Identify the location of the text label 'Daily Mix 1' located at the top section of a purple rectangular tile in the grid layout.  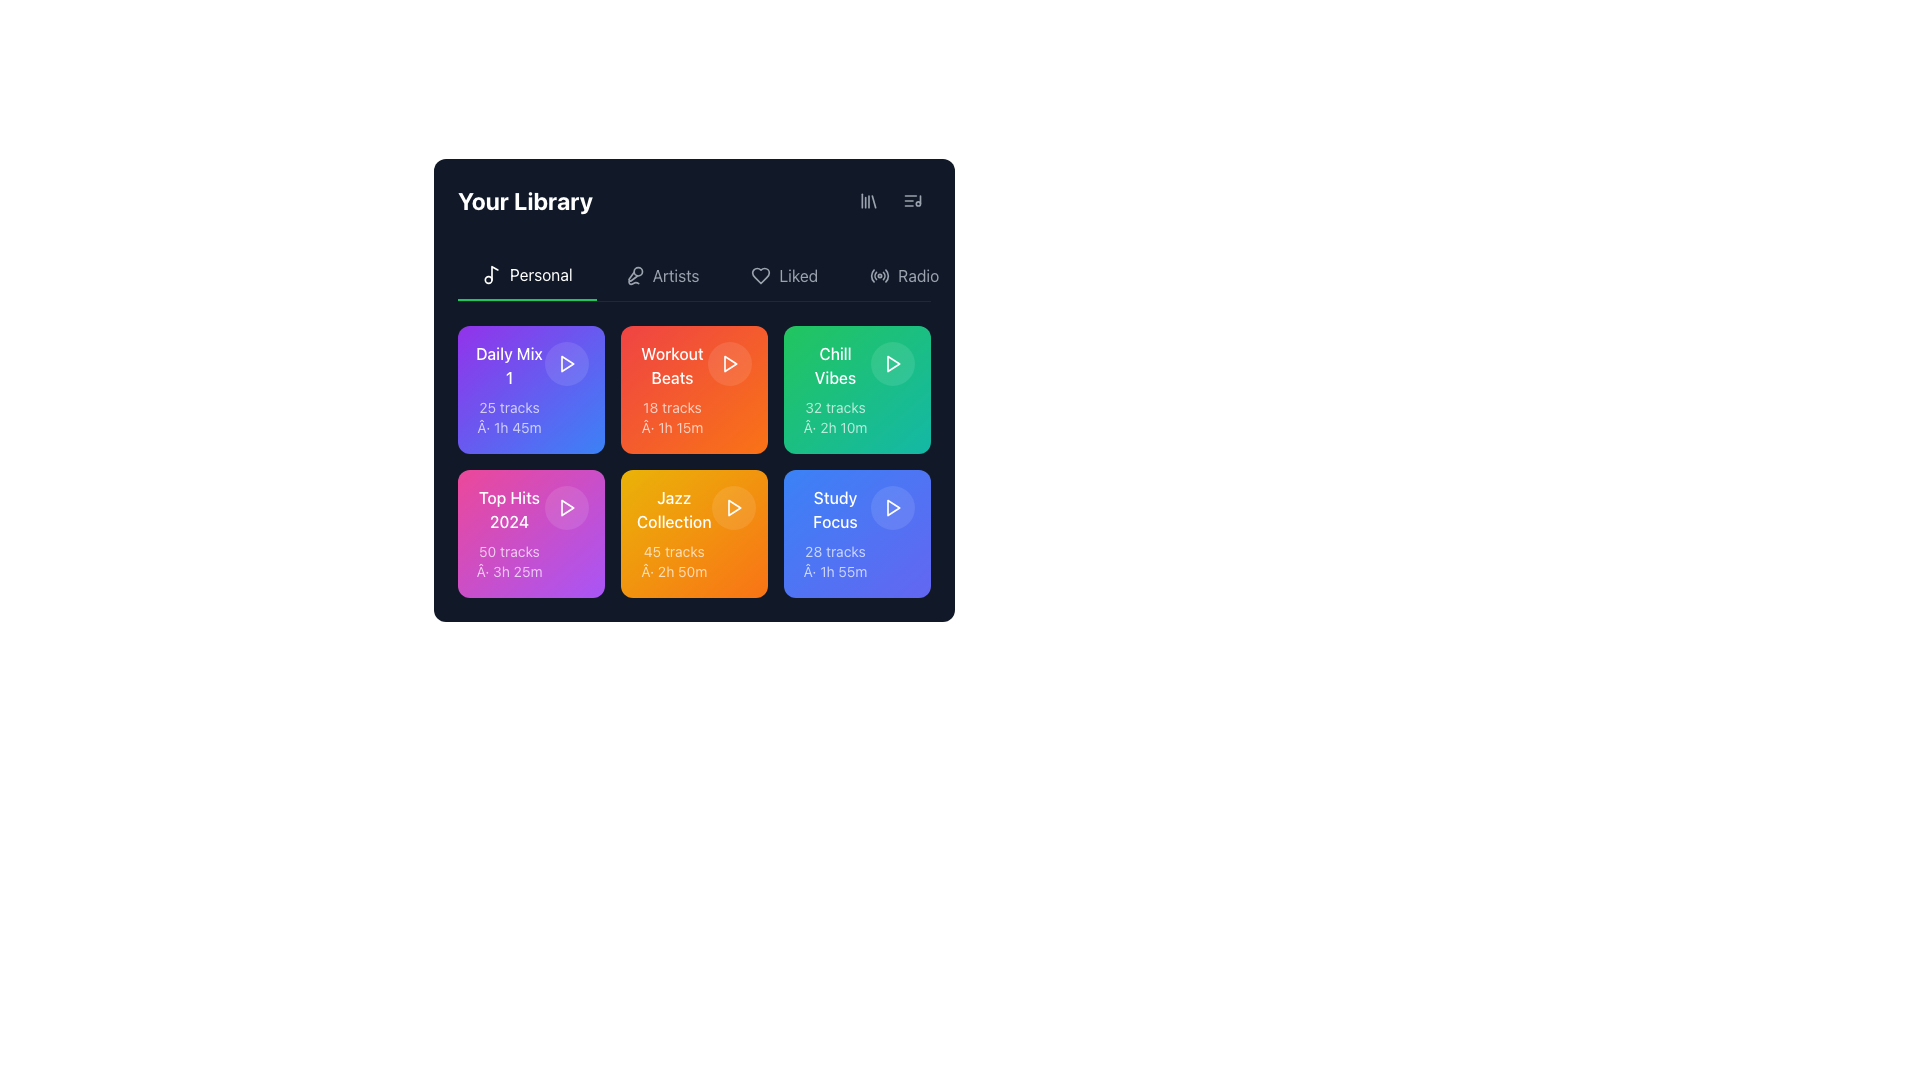
(509, 366).